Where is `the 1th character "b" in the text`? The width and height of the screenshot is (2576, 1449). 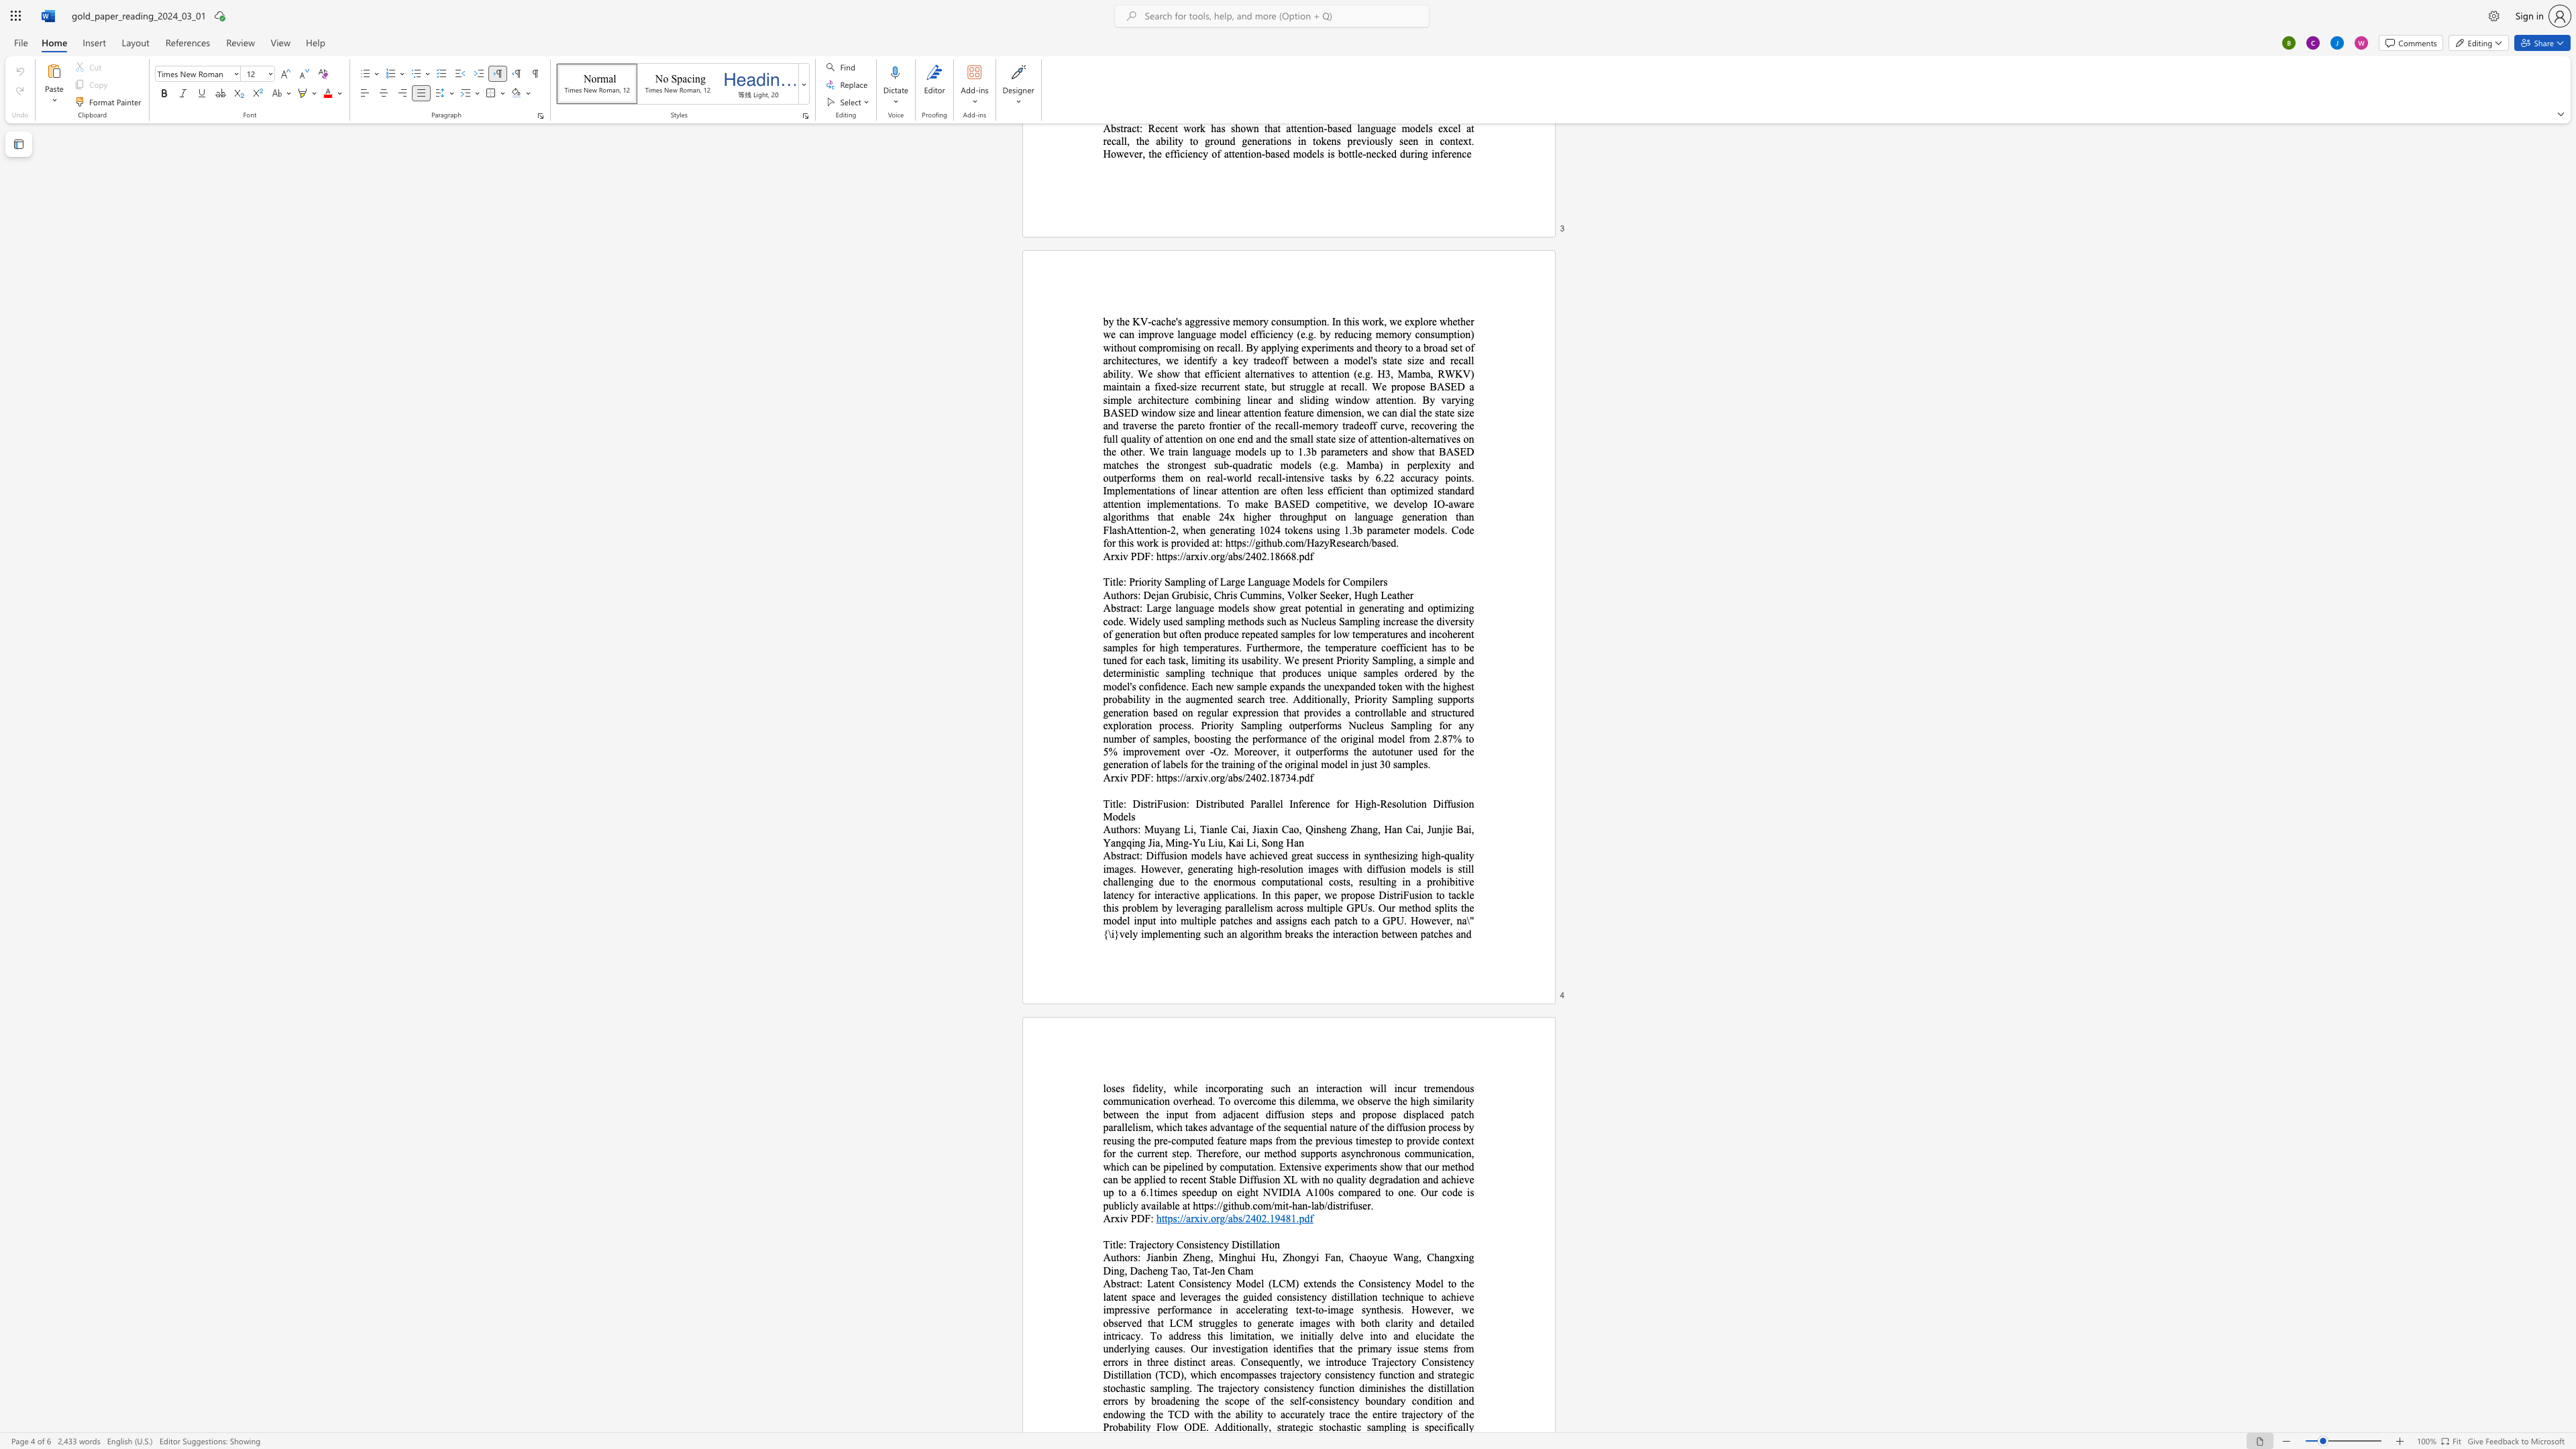 the 1th character "b" in the text is located at coordinates (1114, 855).